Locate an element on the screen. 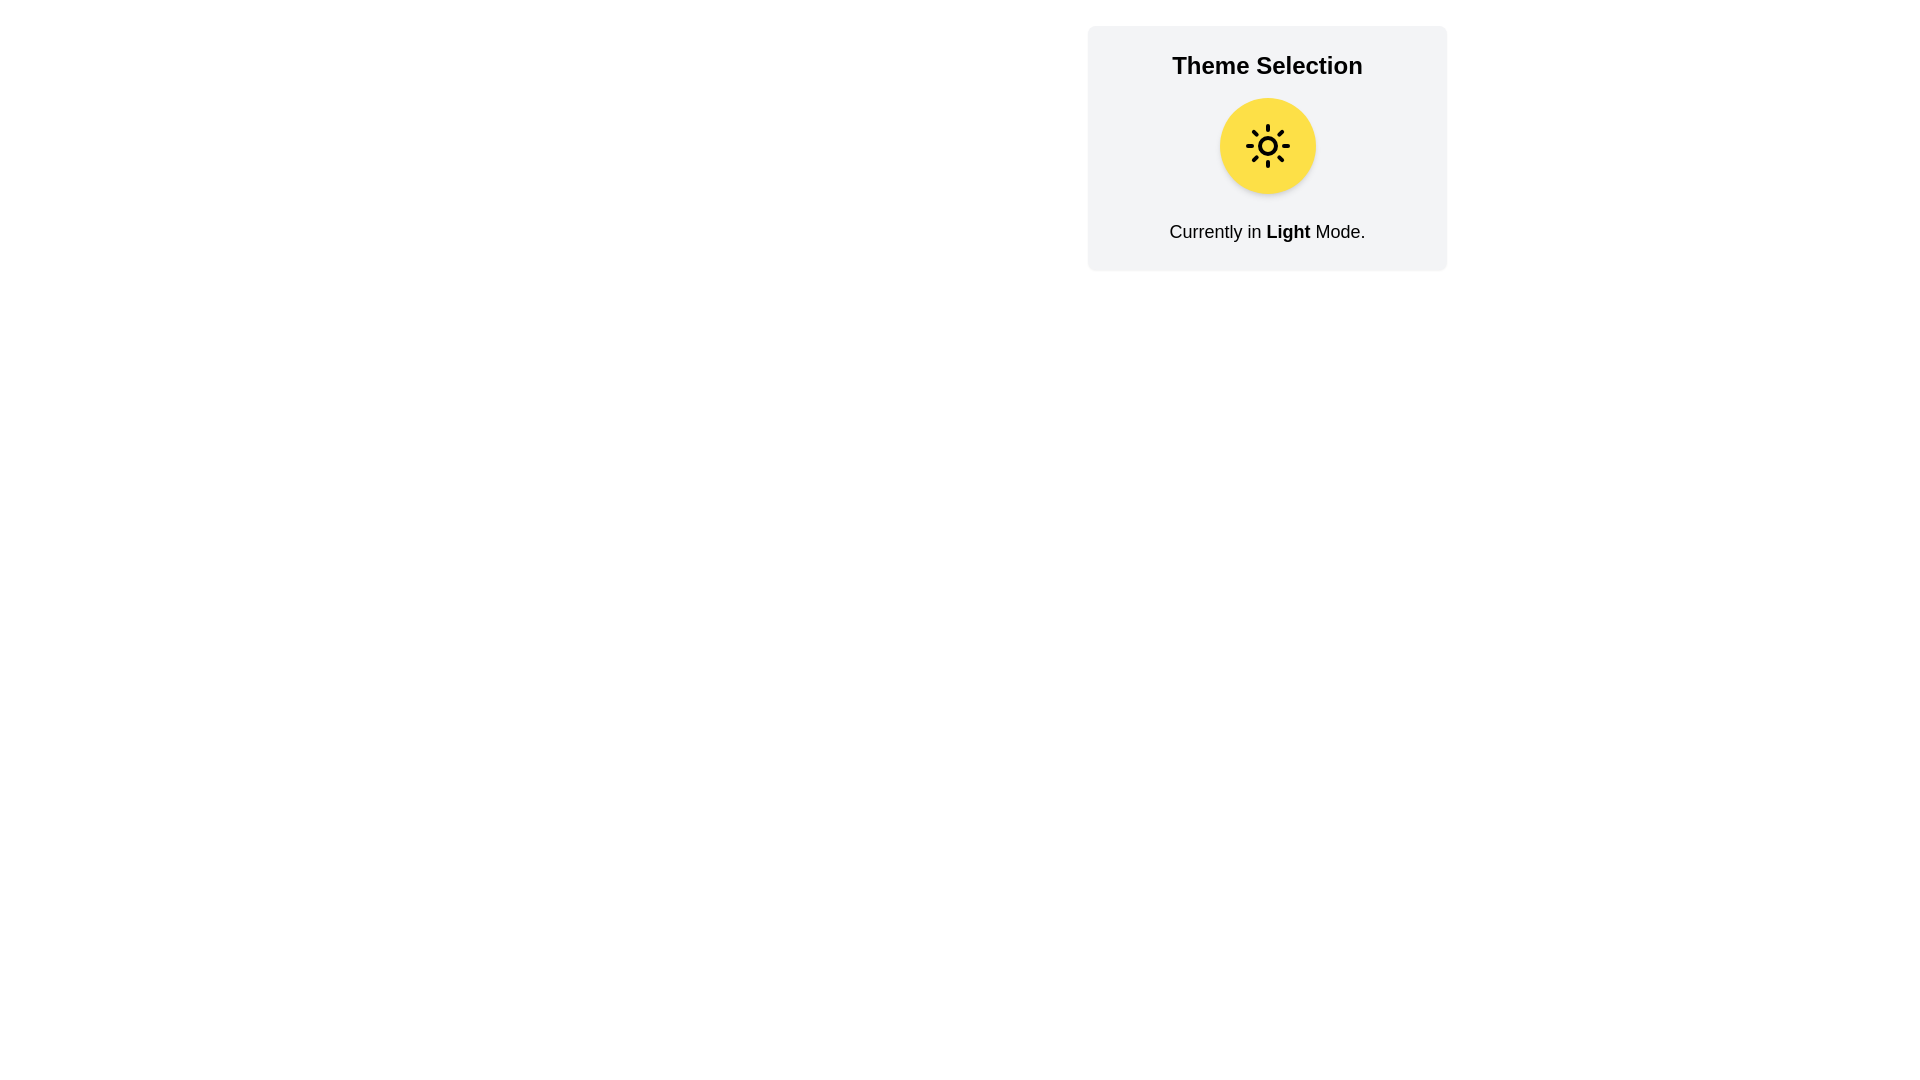 The image size is (1920, 1080). the circular yellow button with a sun icon is located at coordinates (1266, 145).